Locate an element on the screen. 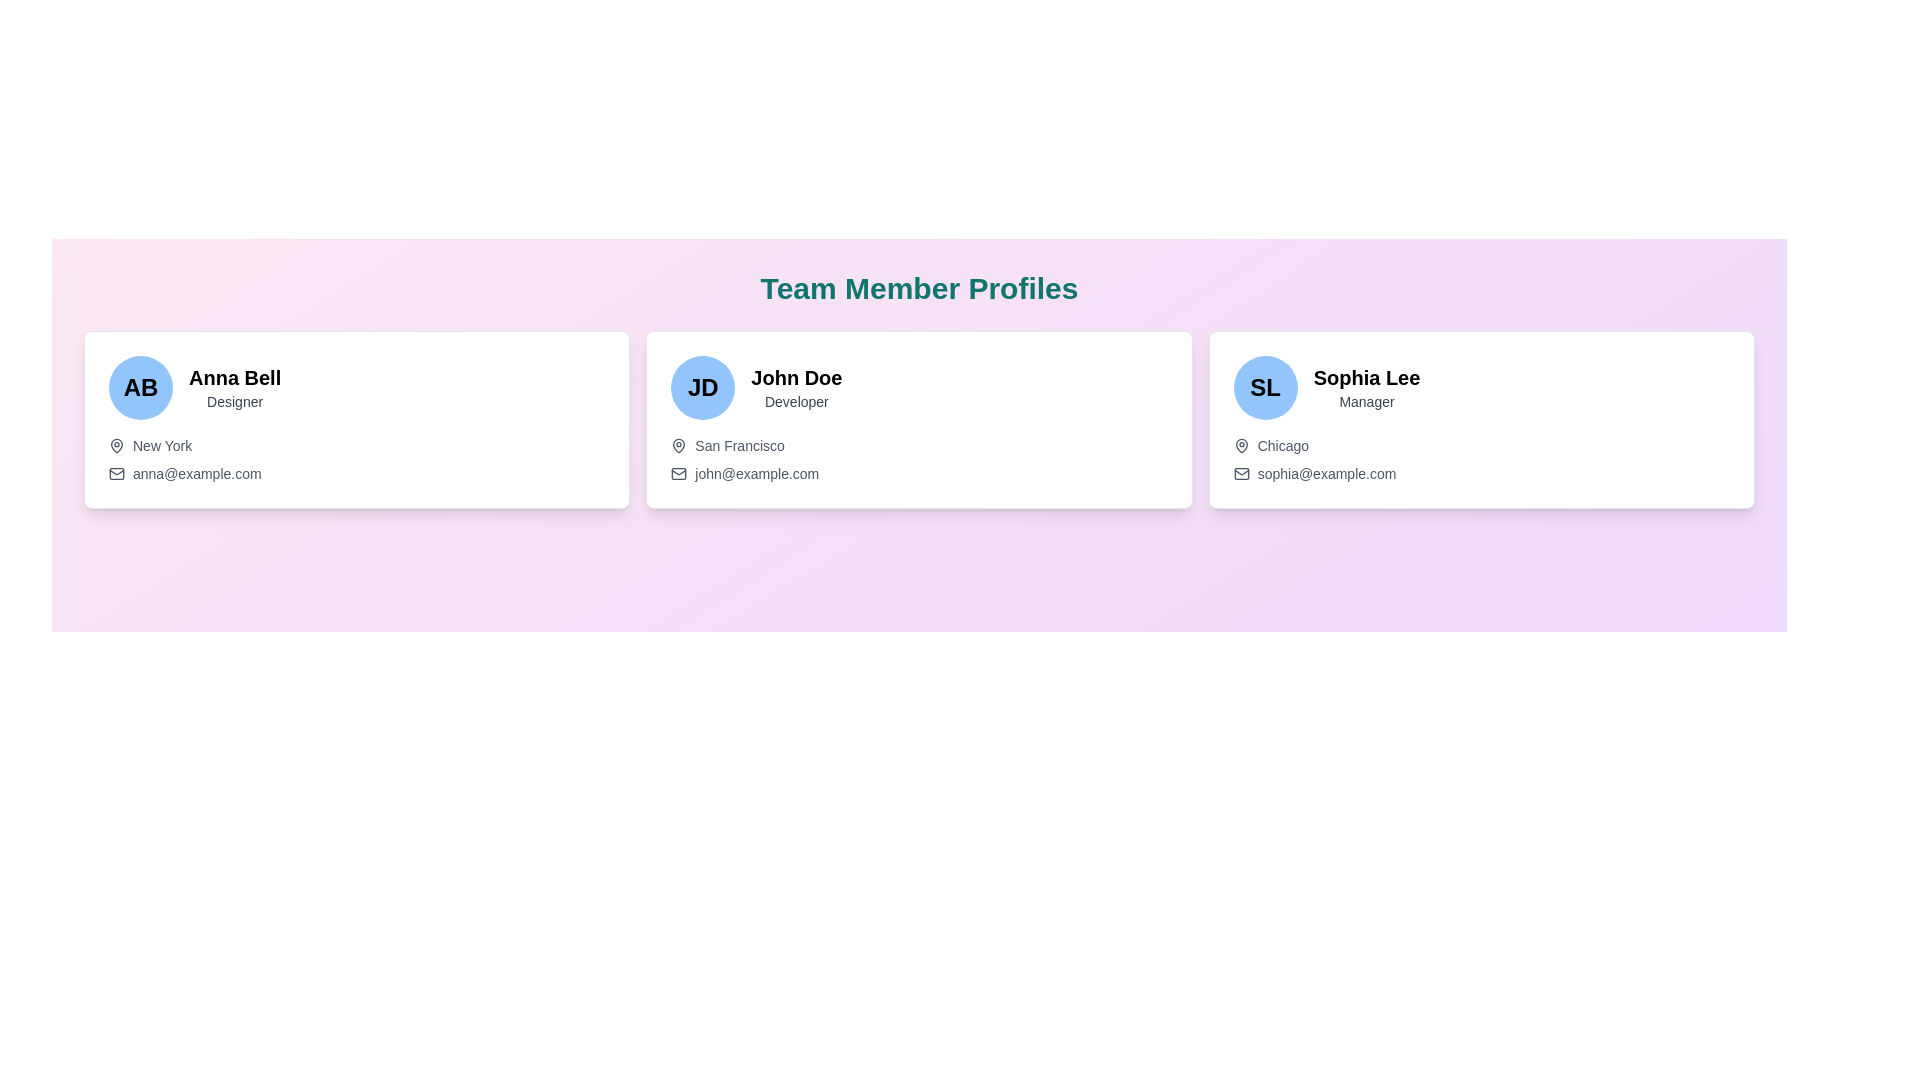 The height and width of the screenshot is (1080, 1920). the Text Display element that shows 'Anna Bell' and 'Designer', located in the upper left section of the team profiles card is located at coordinates (235, 388).